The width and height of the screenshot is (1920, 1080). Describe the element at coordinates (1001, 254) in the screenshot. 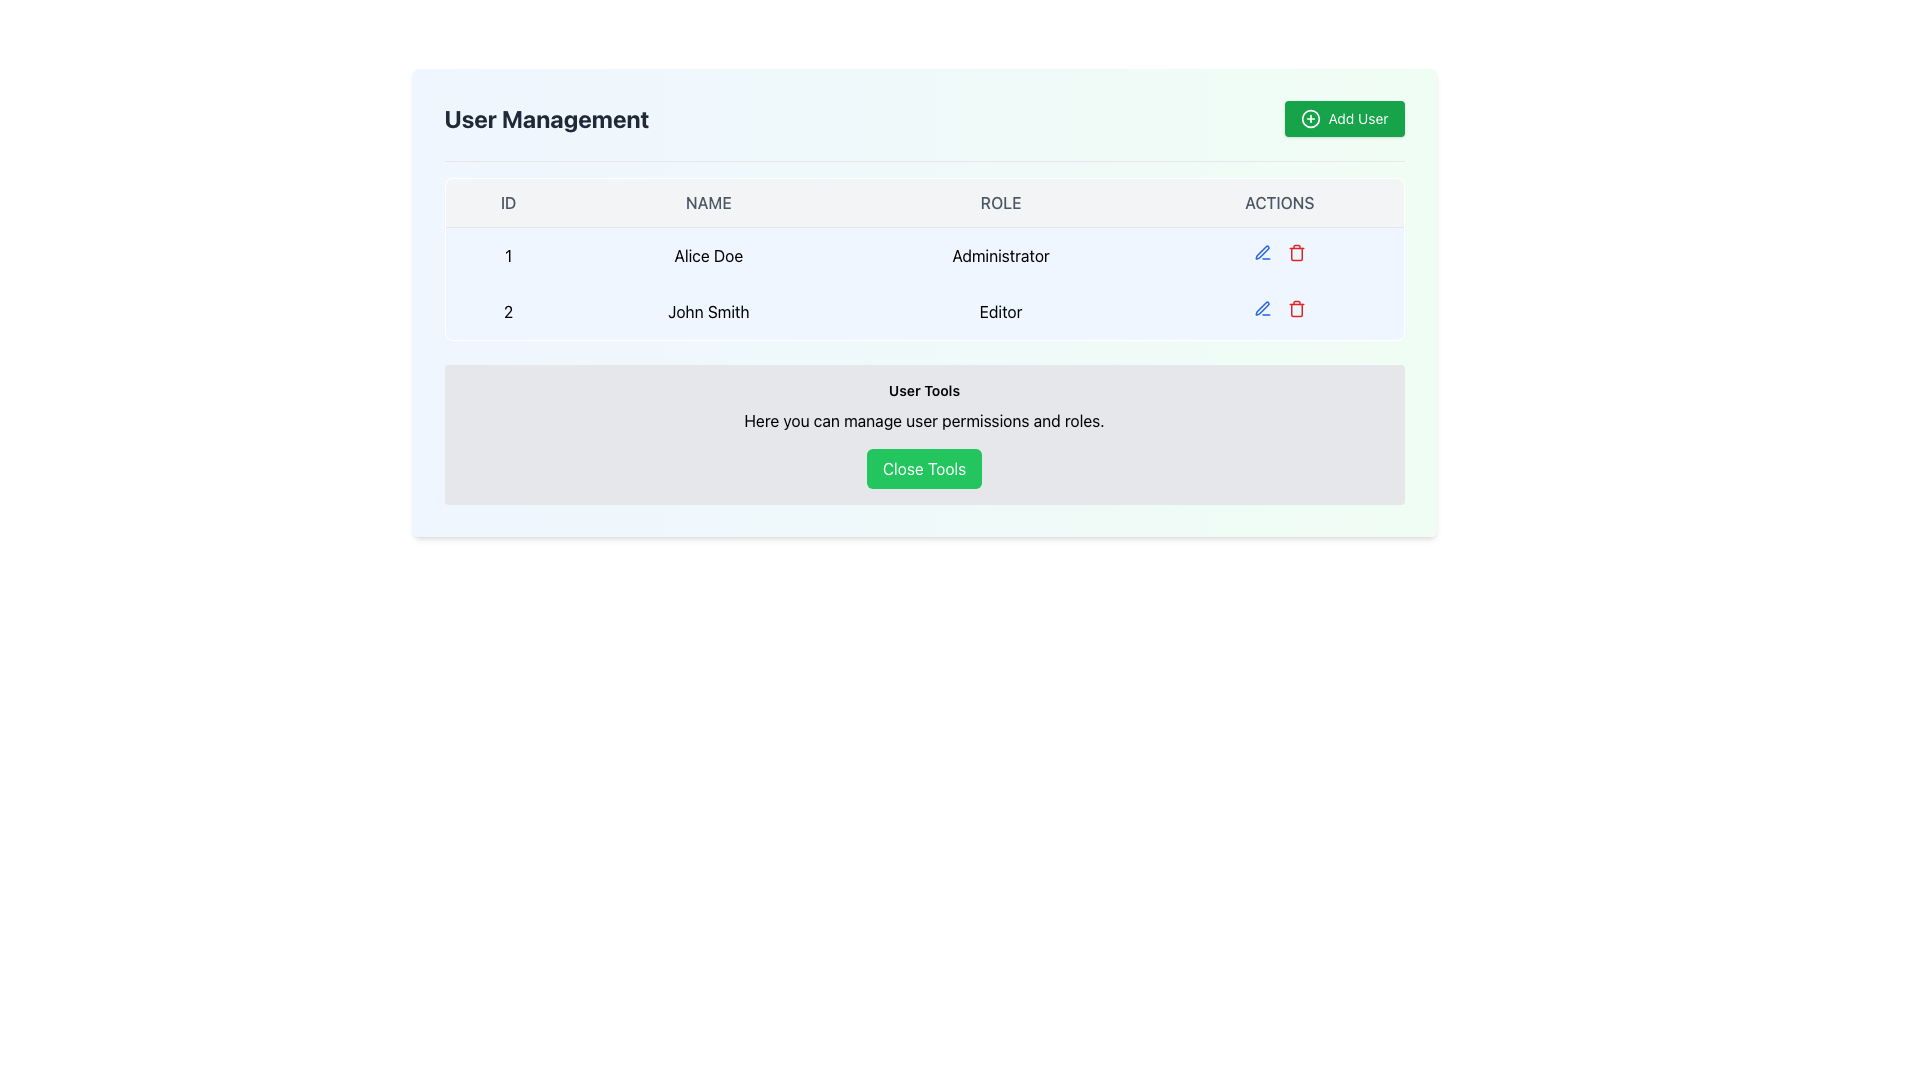

I see `the static text label reading 'Administrator' located in the 'ROLE' column of the first row, adjacent to 'Alice Doe'` at that location.